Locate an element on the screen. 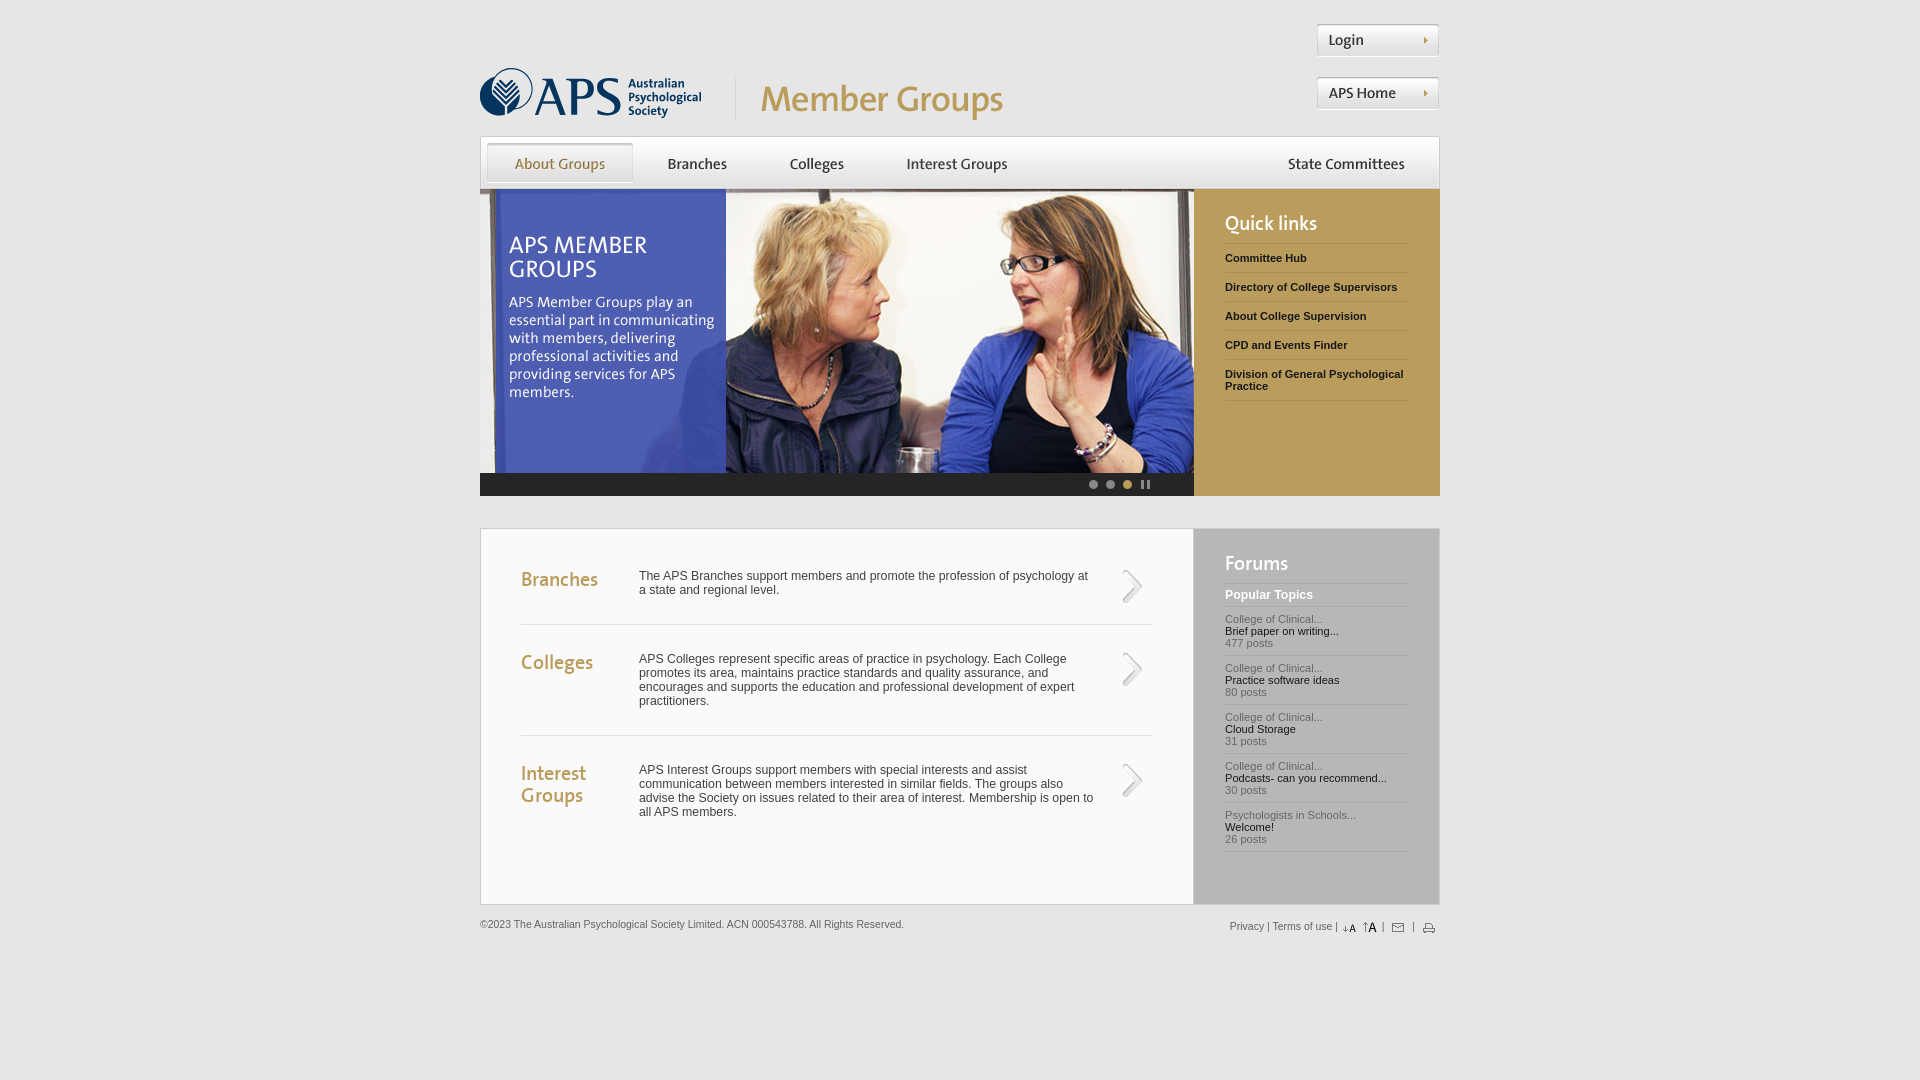 The height and width of the screenshot is (1080, 1920). 'College of Clinical... is located at coordinates (1316, 631).